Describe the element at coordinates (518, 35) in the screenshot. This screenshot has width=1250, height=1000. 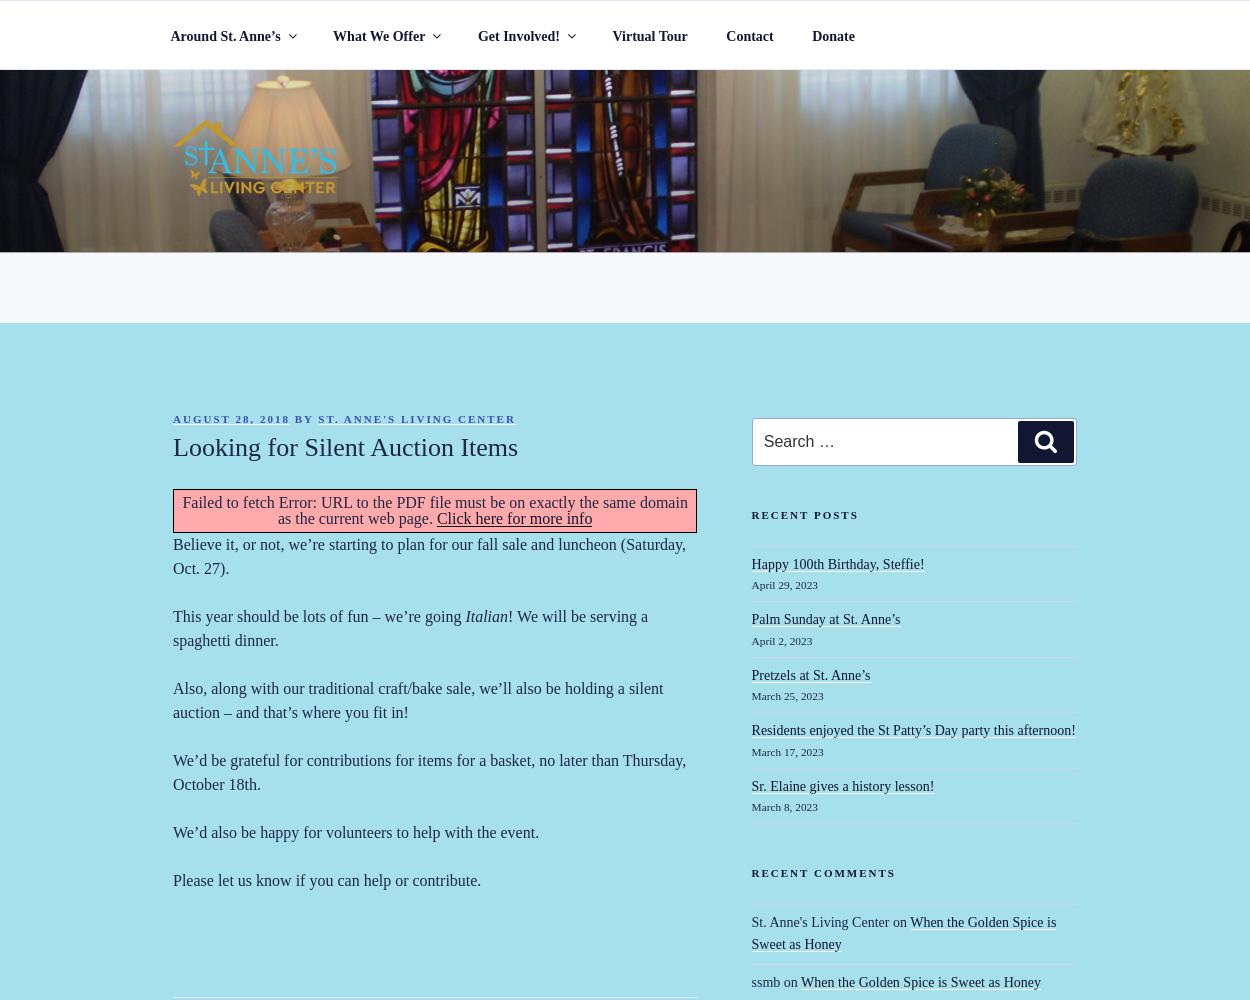
I see `'Get Involved!'` at that location.